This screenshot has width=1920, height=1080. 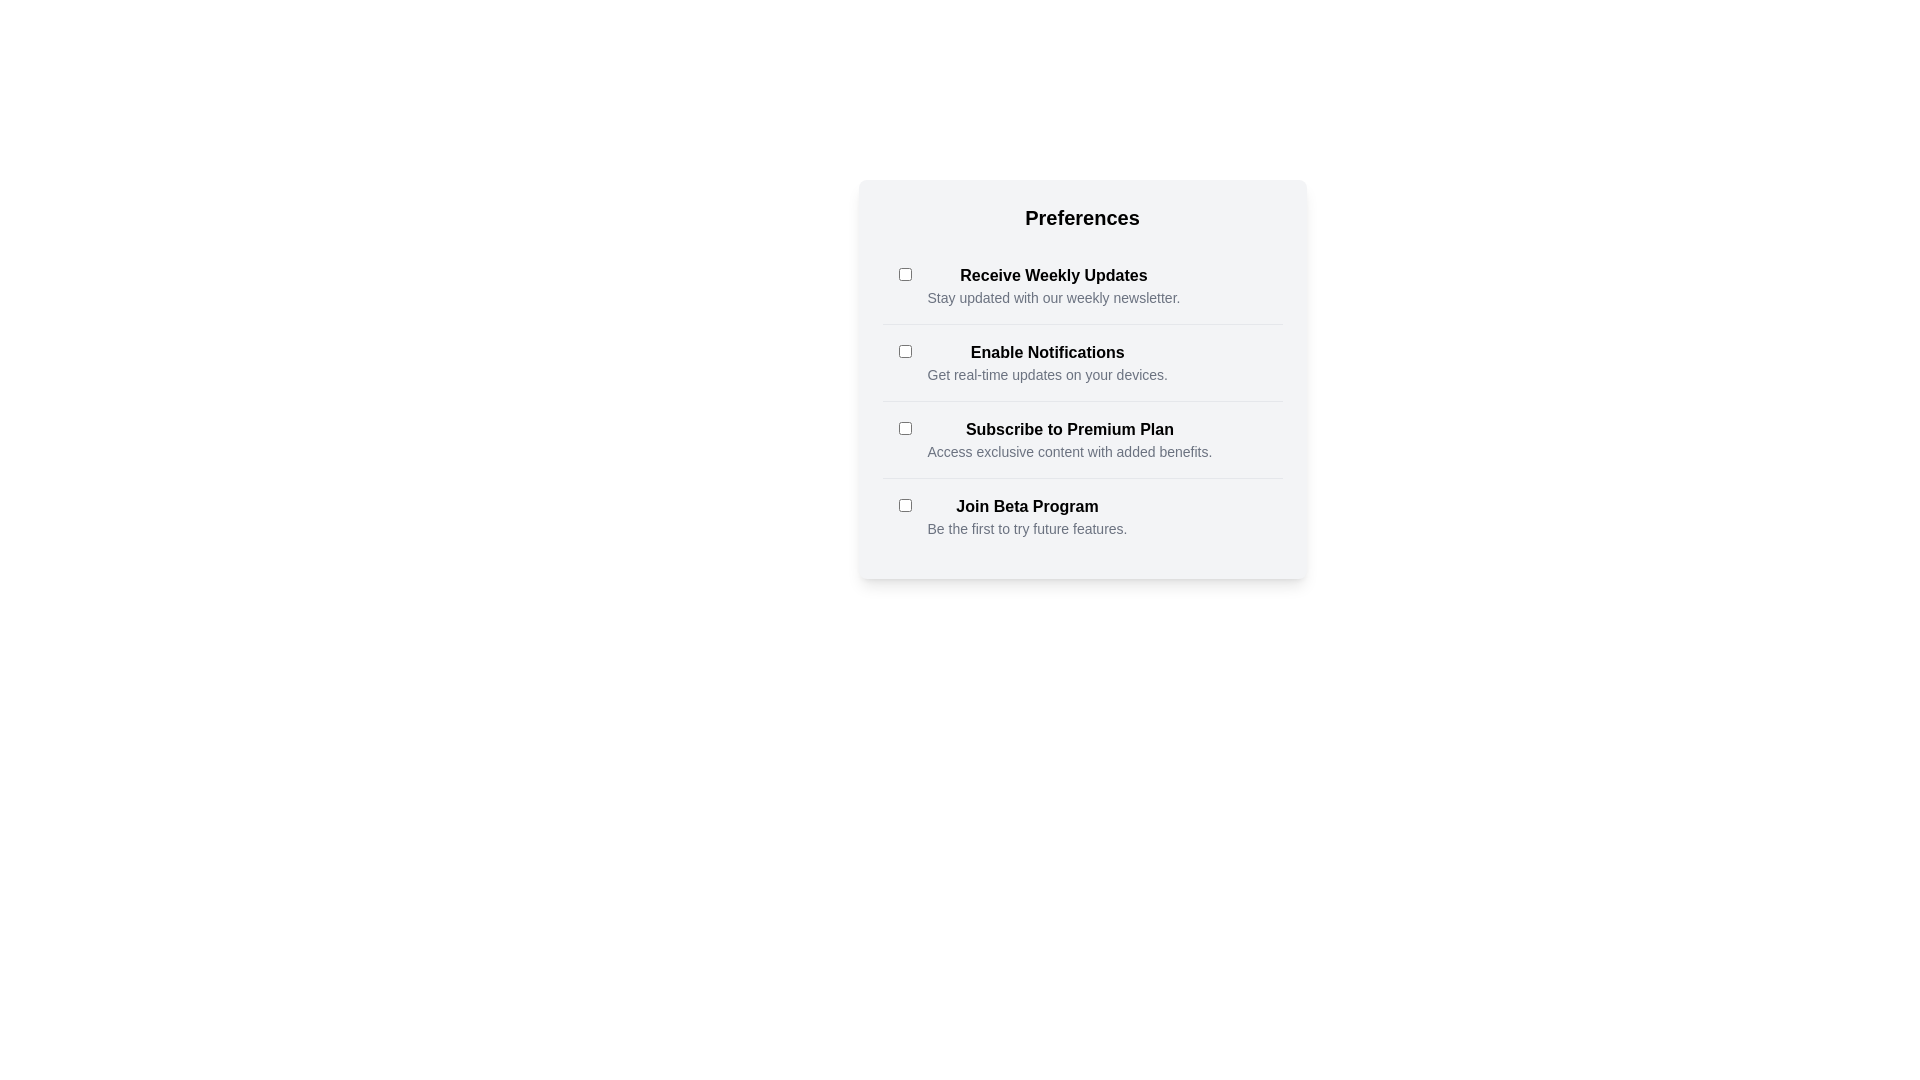 What do you see at coordinates (1046, 352) in the screenshot?
I see `the label associated with the checkbox to toggle its state. The label text is Enable Notifications` at bounding box center [1046, 352].